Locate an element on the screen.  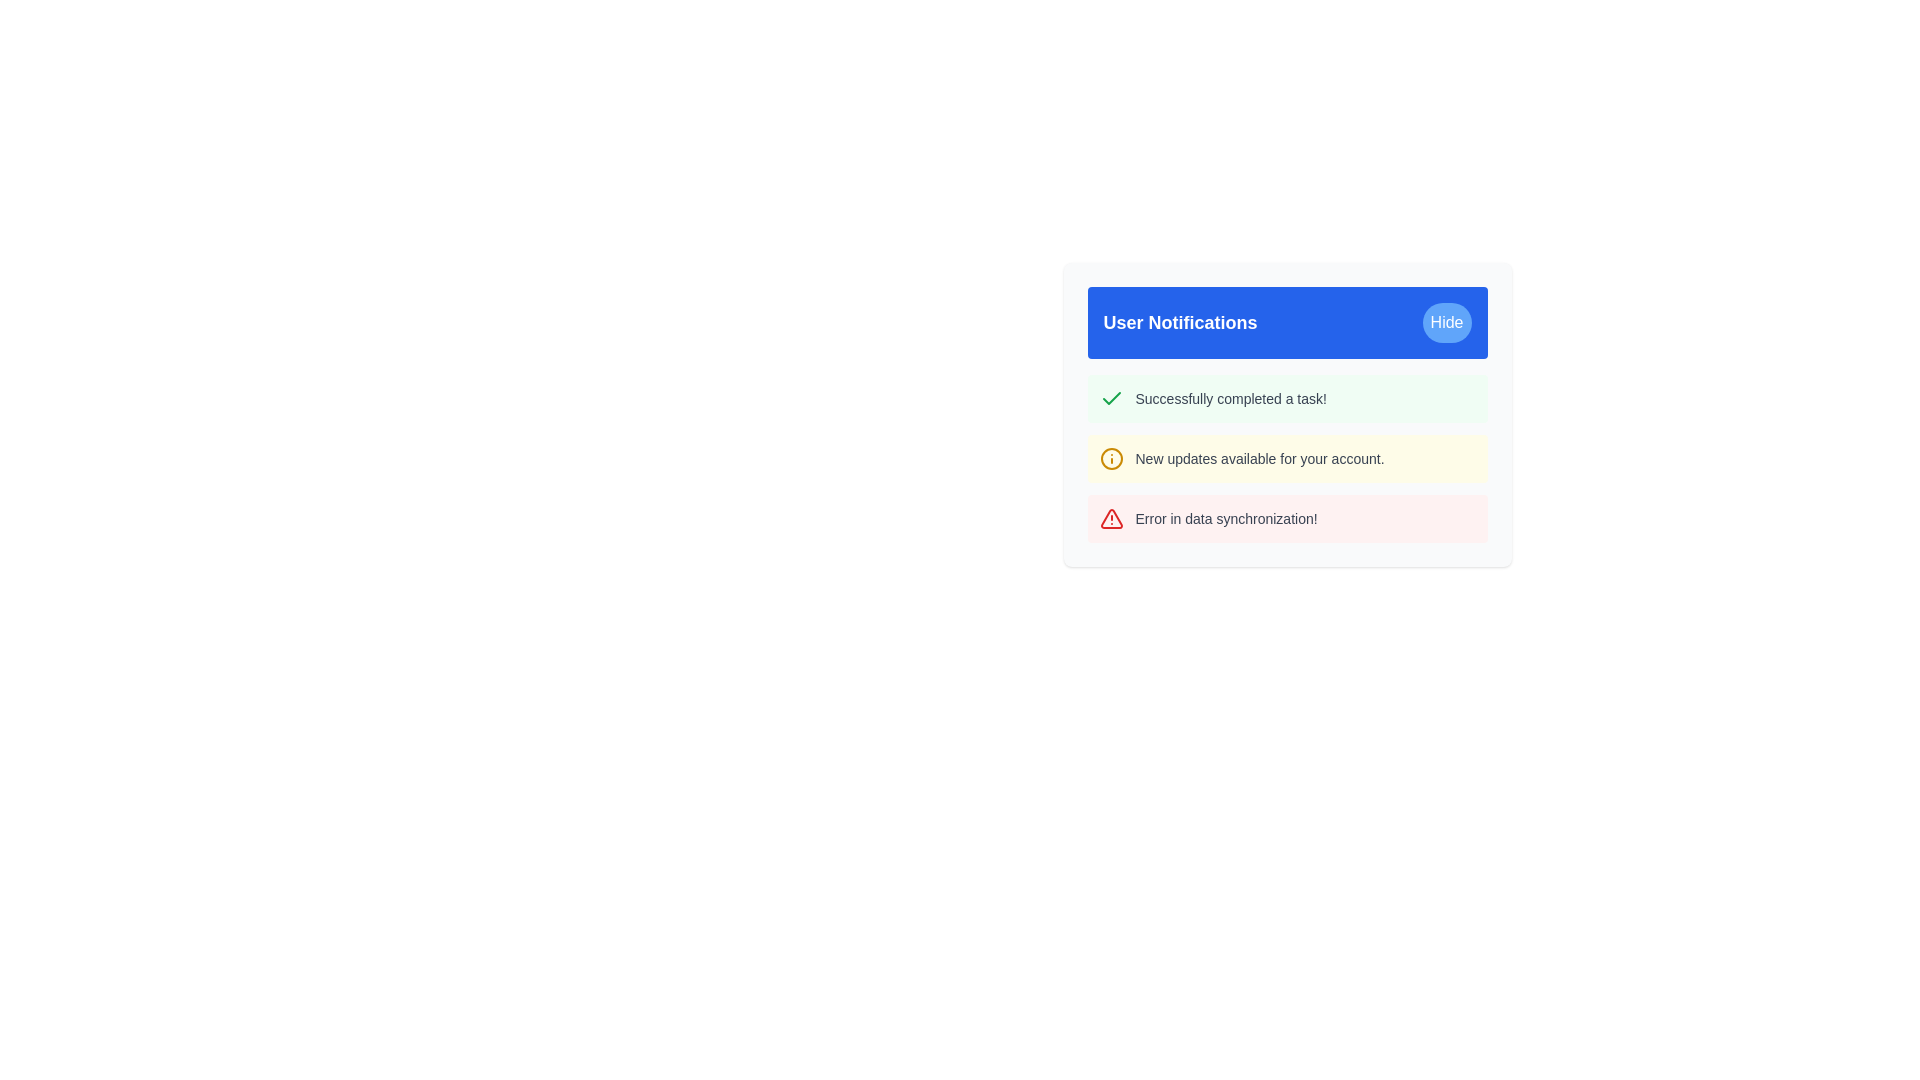
the circular element within the SVG graphic located in the top-right section of the 'User Notifications' panel is located at coordinates (1110, 459).